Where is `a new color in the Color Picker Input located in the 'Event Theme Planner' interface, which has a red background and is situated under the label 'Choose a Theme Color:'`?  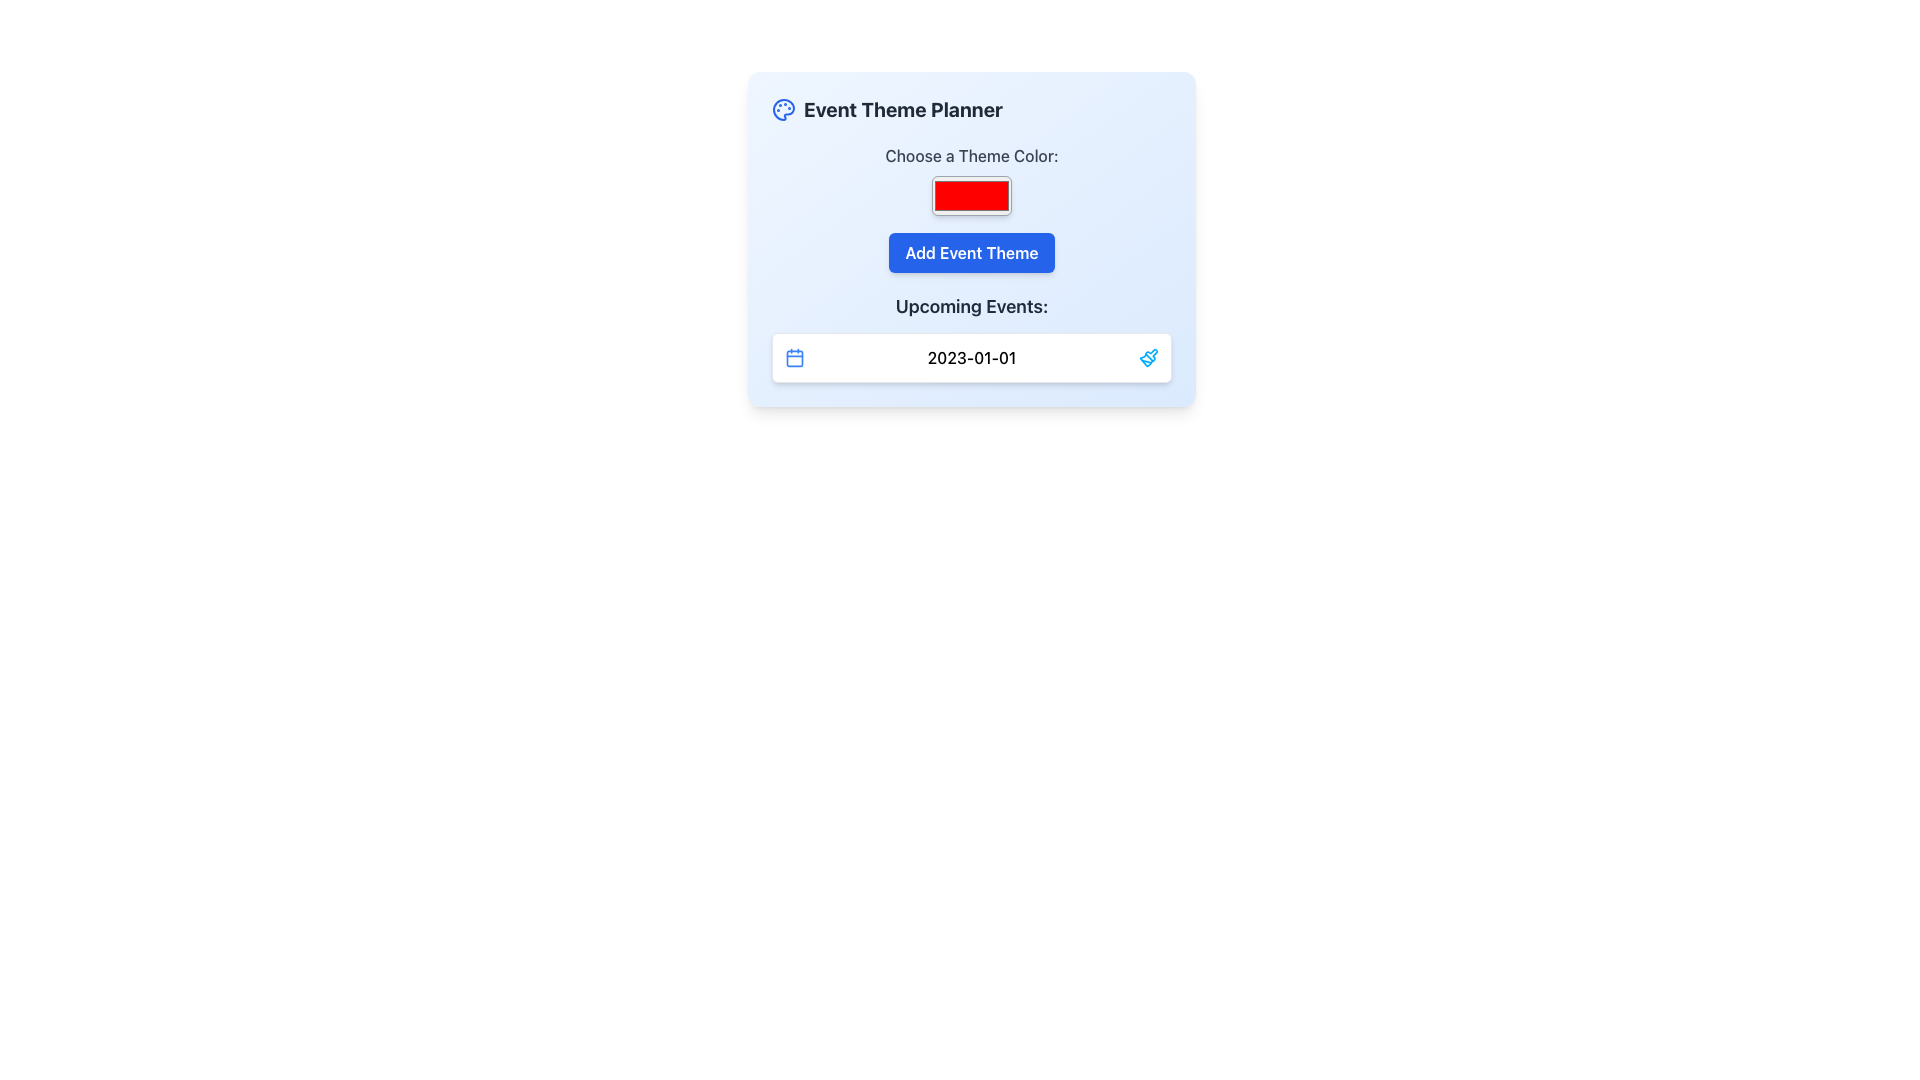 a new color in the Color Picker Input located in the 'Event Theme Planner' interface, which has a red background and is situated under the label 'Choose a Theme Color:' is located at coordinates (971, 196).